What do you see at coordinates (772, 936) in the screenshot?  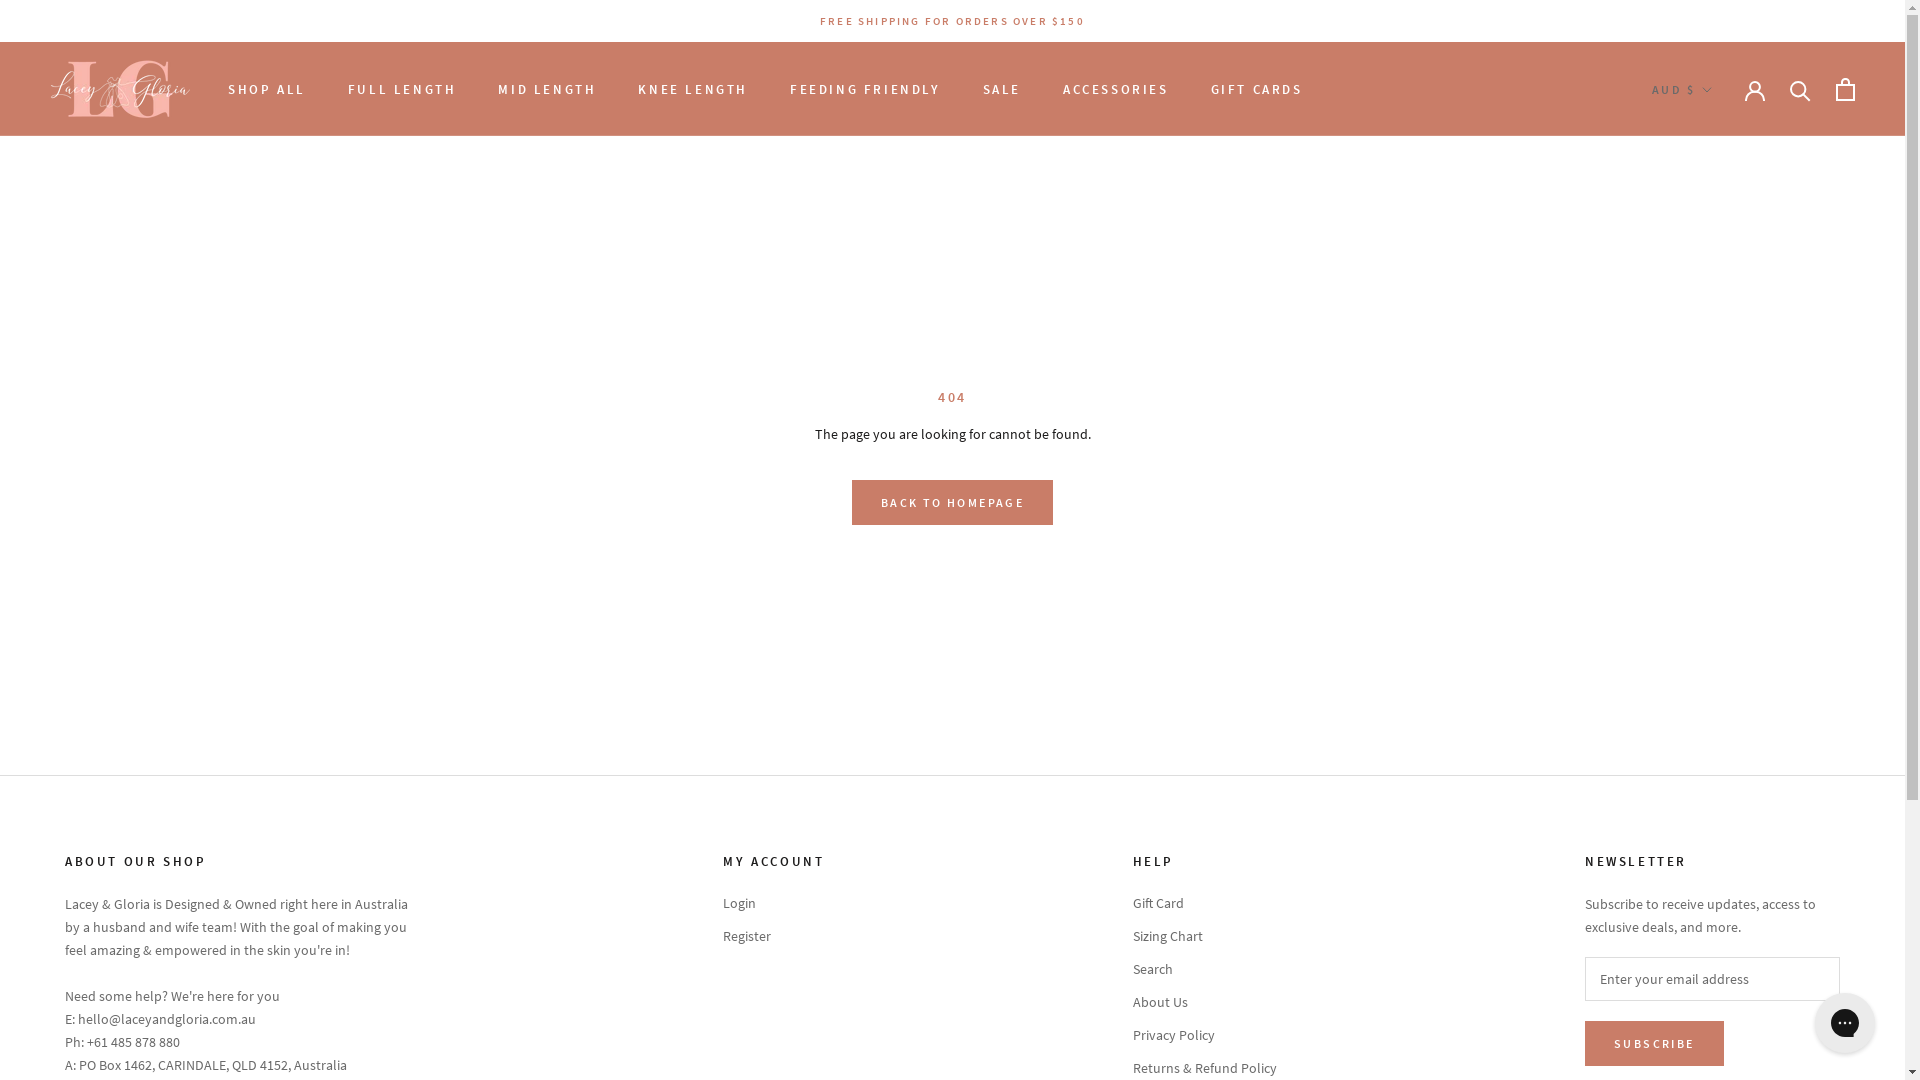 I see `'Register'` at bounding box center [772, 936].